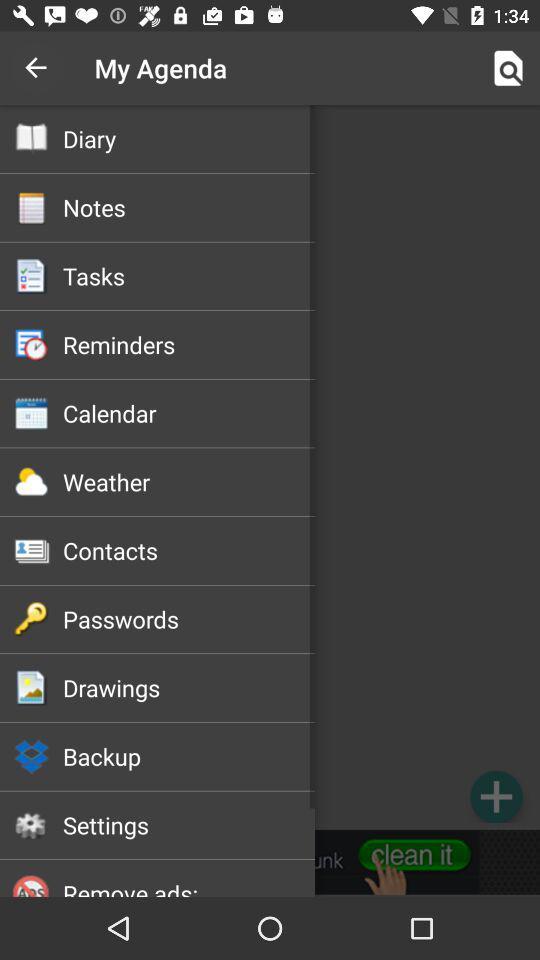 This screenshot has width=540, height=960. Describe the element at coordinates (495, 796) in the screenshot. I see `item at the bottom right corner` at that location.